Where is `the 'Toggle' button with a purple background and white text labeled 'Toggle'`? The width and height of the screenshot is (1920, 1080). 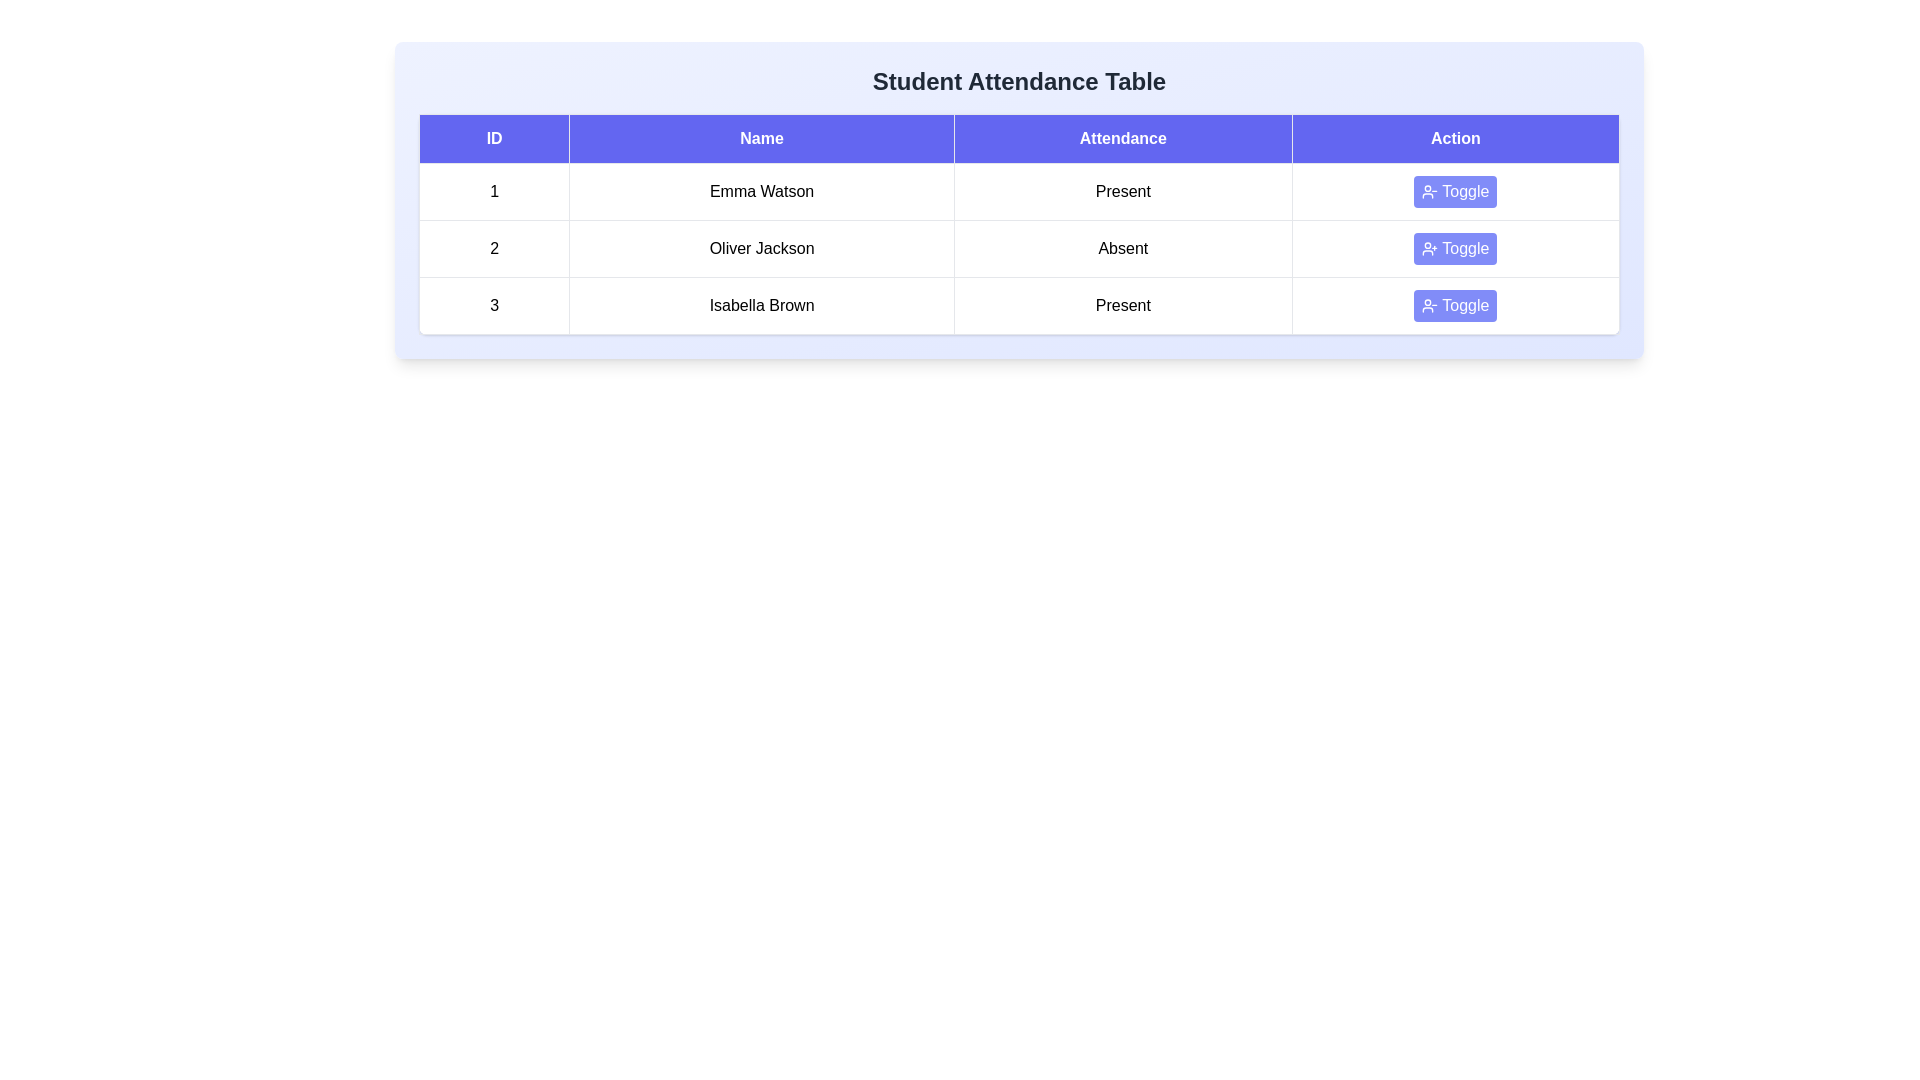
the 'Toggle' button with a purple background and white text labeled 'Toggle' is located at coordinates (1455, 248).